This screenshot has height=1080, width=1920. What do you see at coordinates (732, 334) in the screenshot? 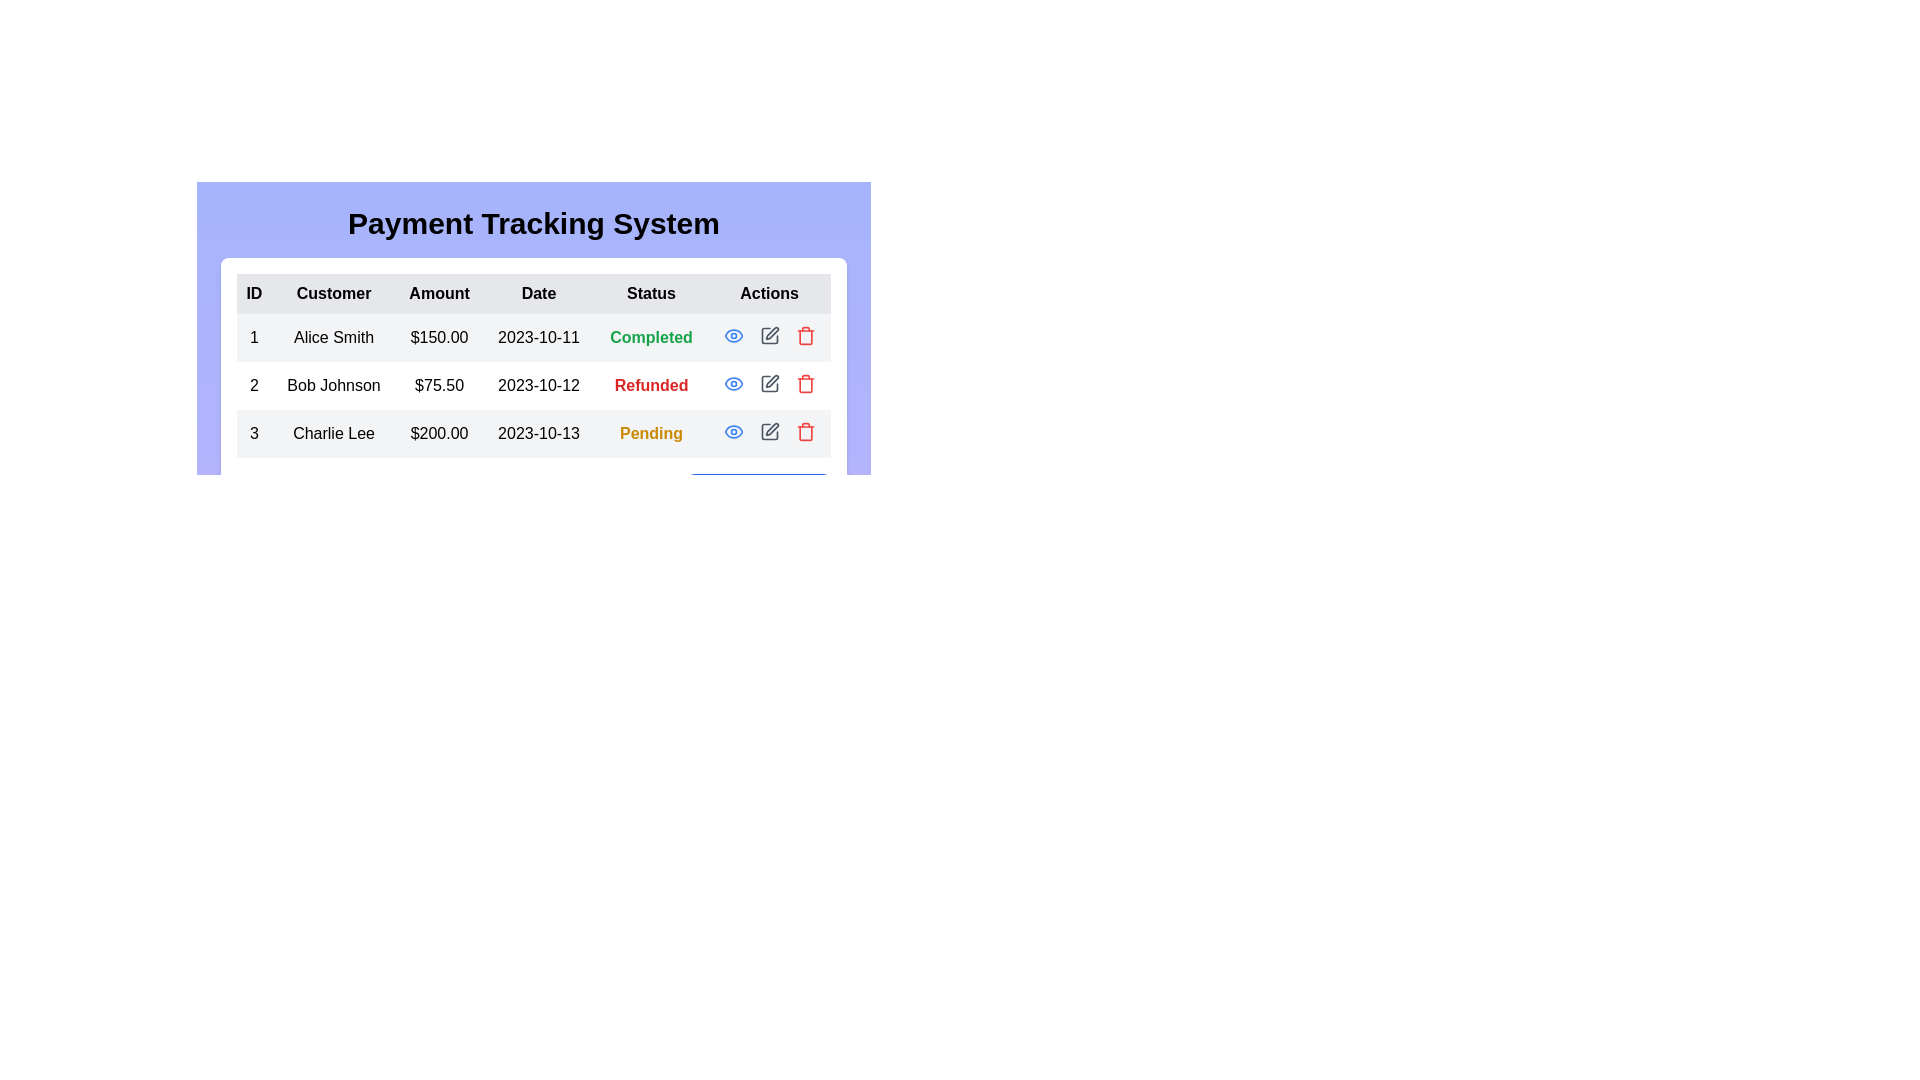
I see `the outer shape of the eye icon in the 'Actions' column of the third row` at bounding box center [732, 334].